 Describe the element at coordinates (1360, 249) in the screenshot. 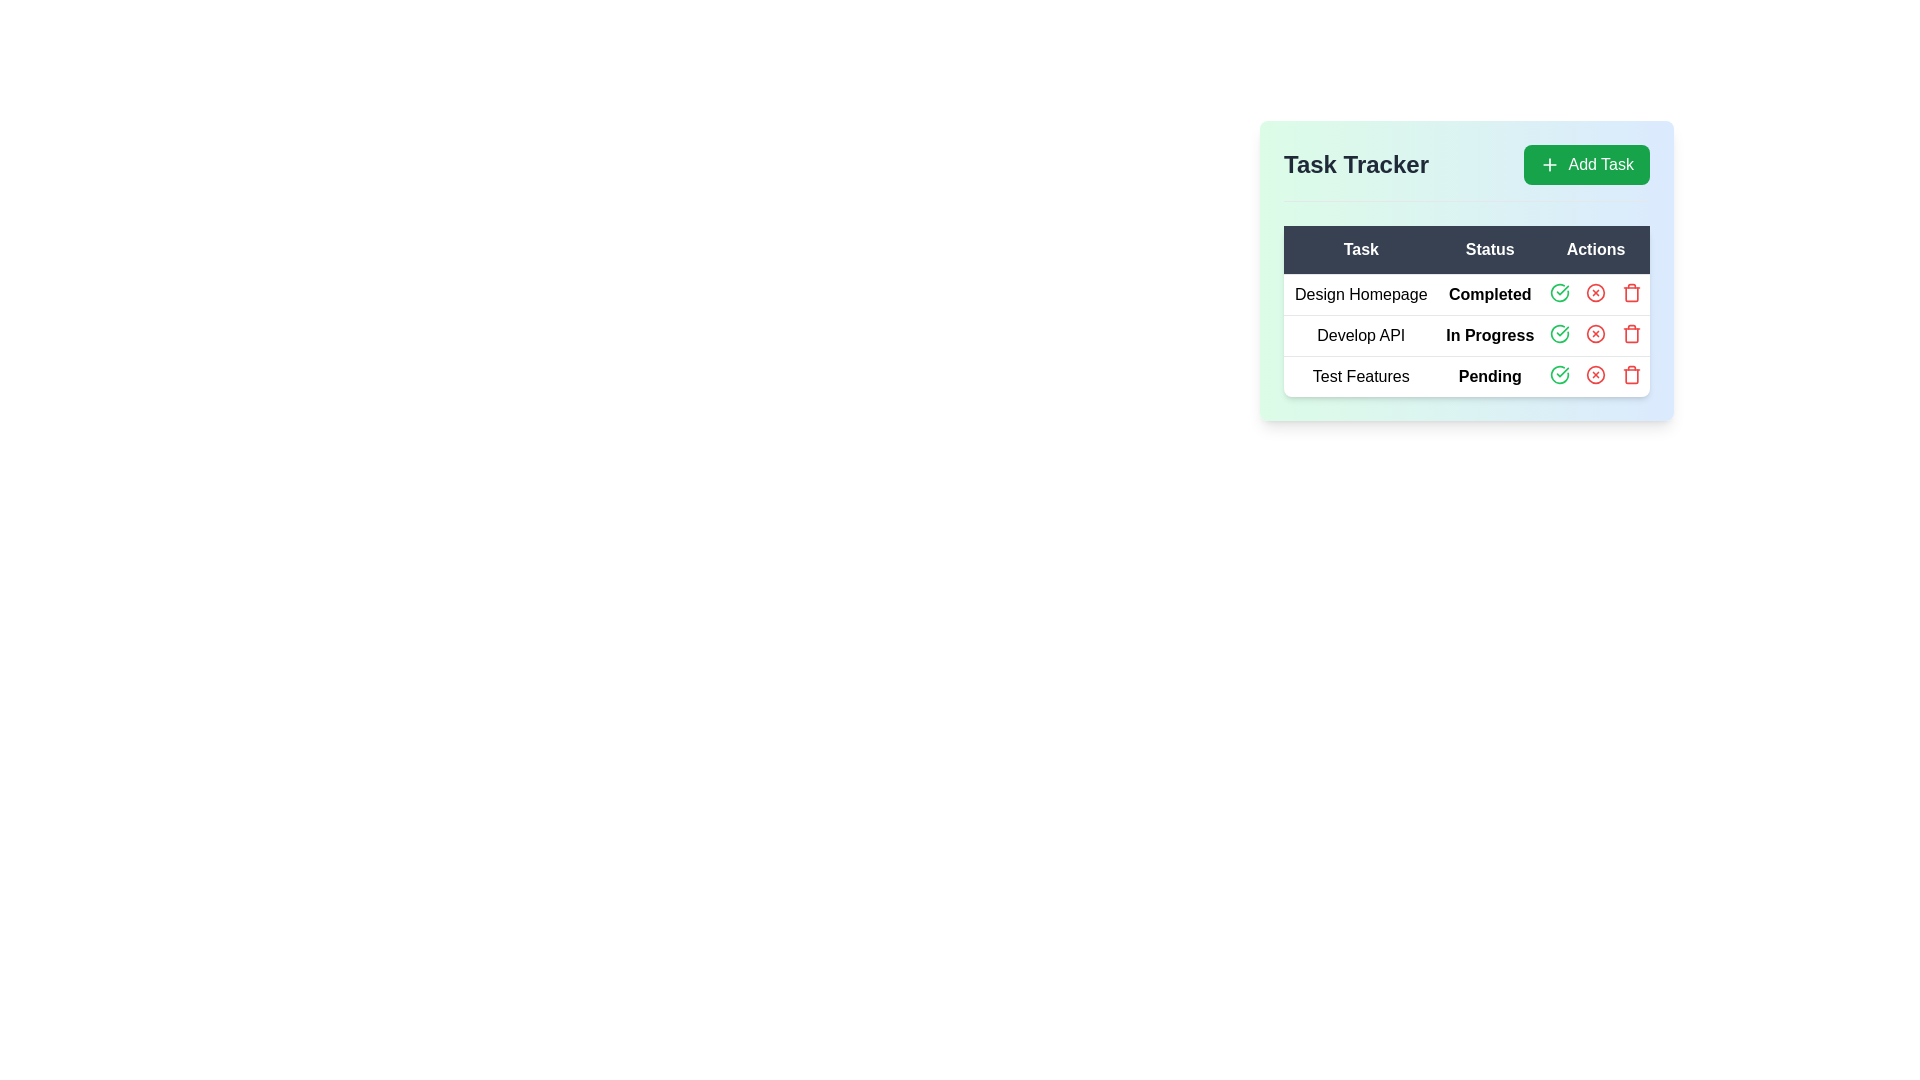

I see `the static text label 'Task' which is styled with a dark background and white text, located at the top-left of the table header area` at that location.